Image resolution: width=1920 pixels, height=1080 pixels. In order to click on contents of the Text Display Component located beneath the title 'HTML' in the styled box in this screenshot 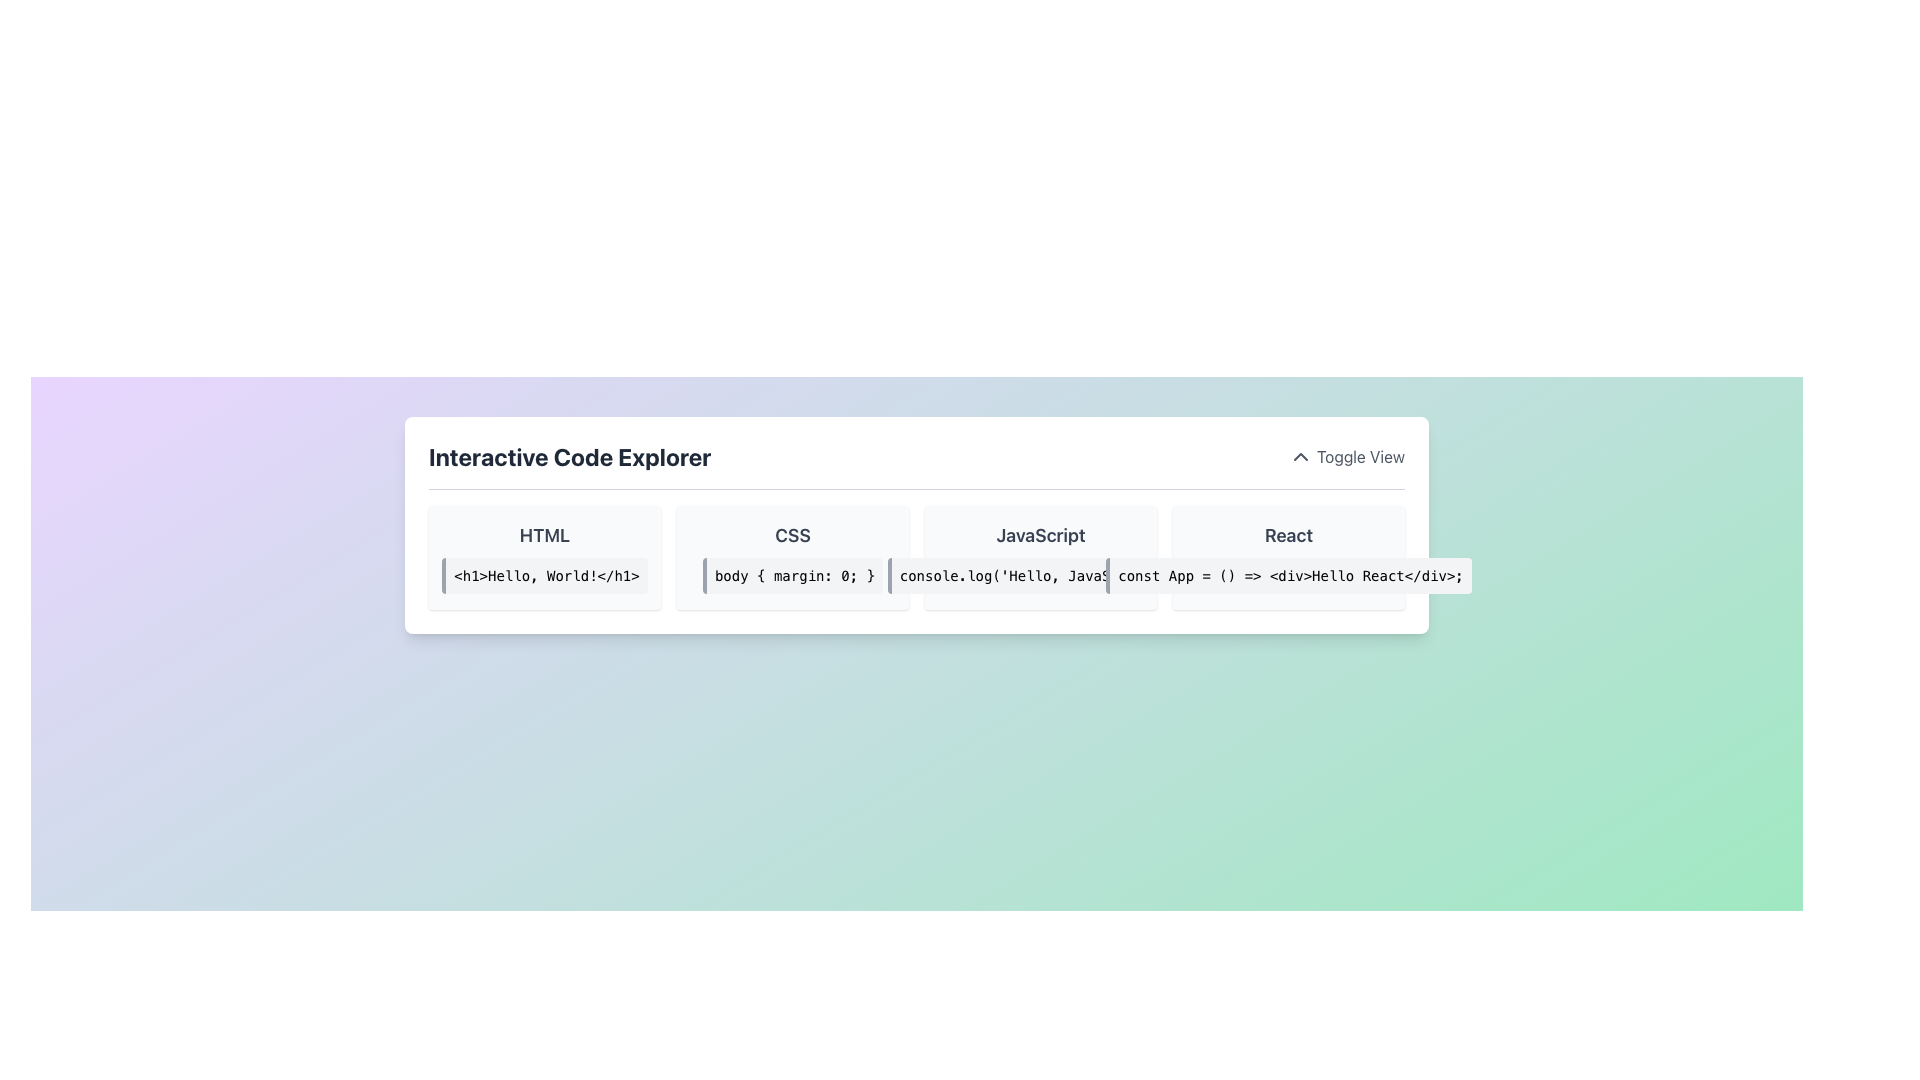, I will do `click(545, 575)`.